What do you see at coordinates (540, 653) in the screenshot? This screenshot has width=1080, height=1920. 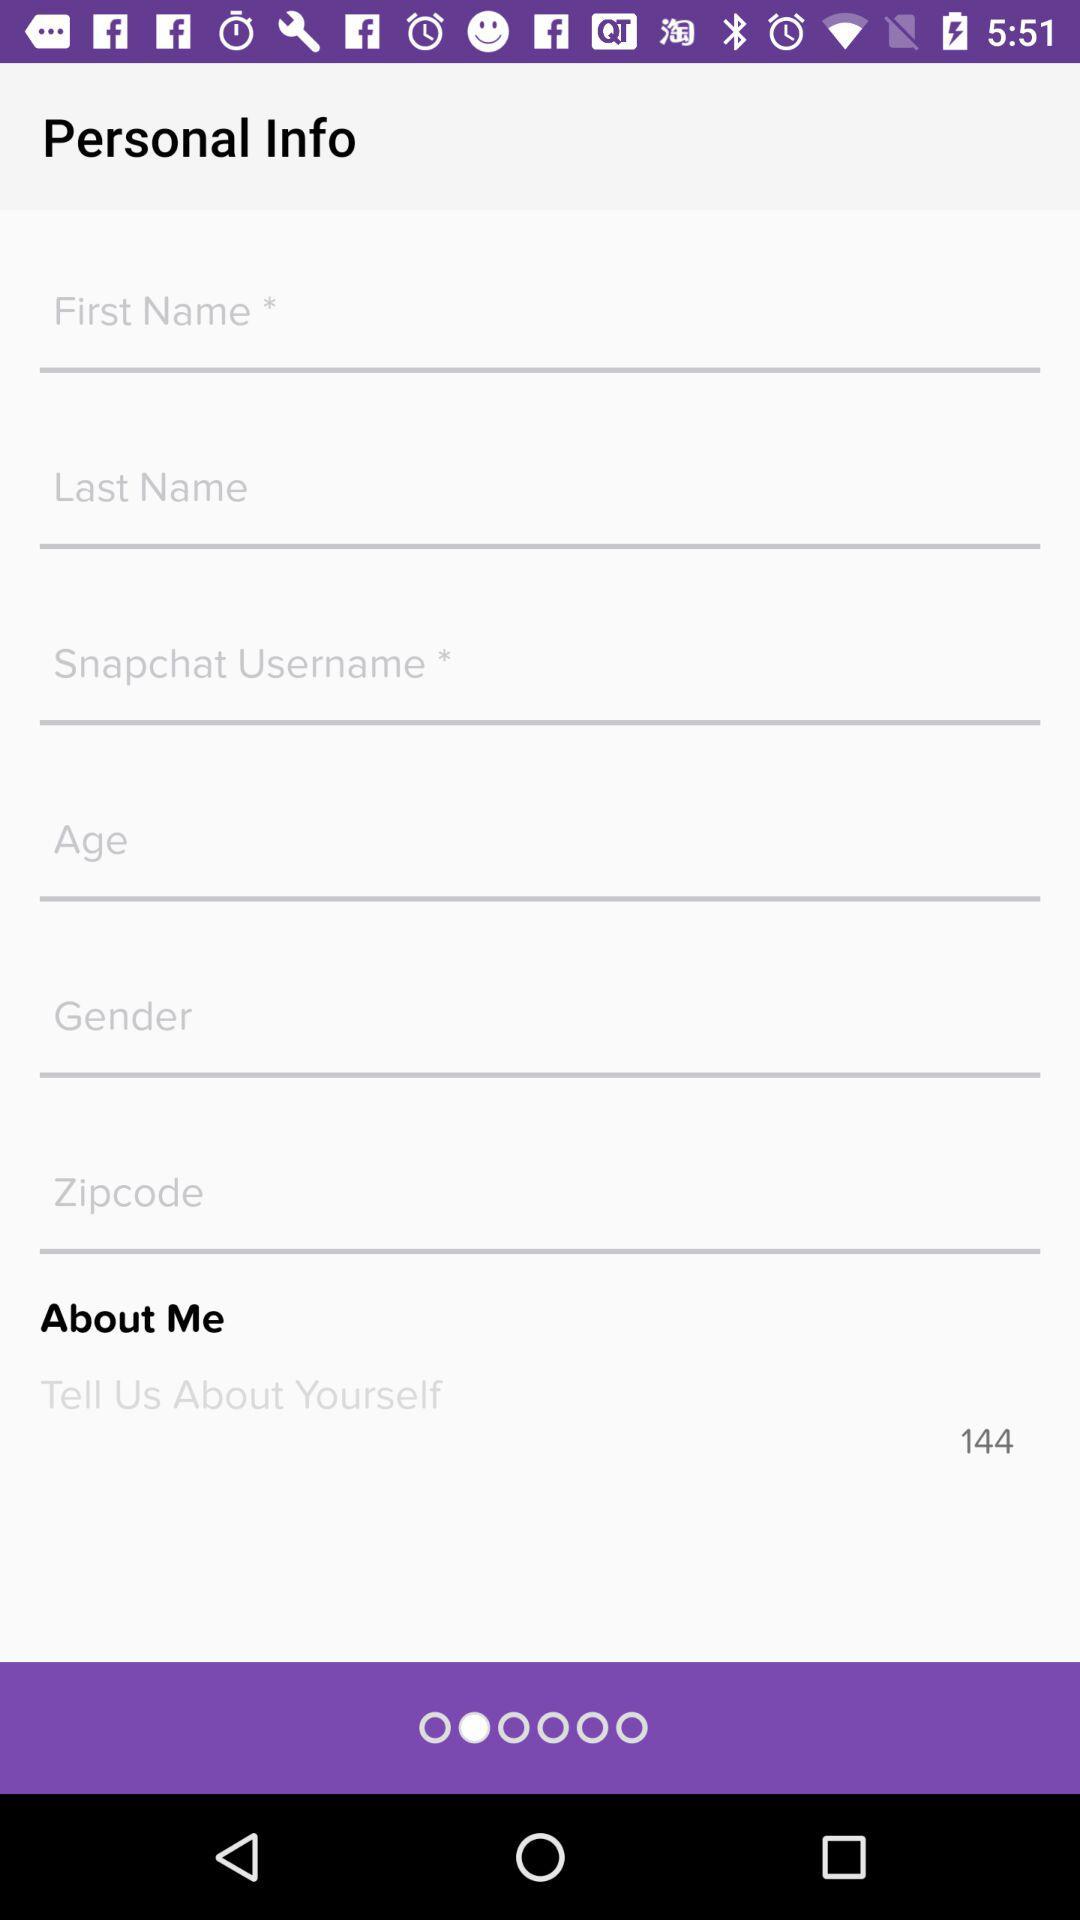 I see `snapchat username` at bounding box center [540, 653].